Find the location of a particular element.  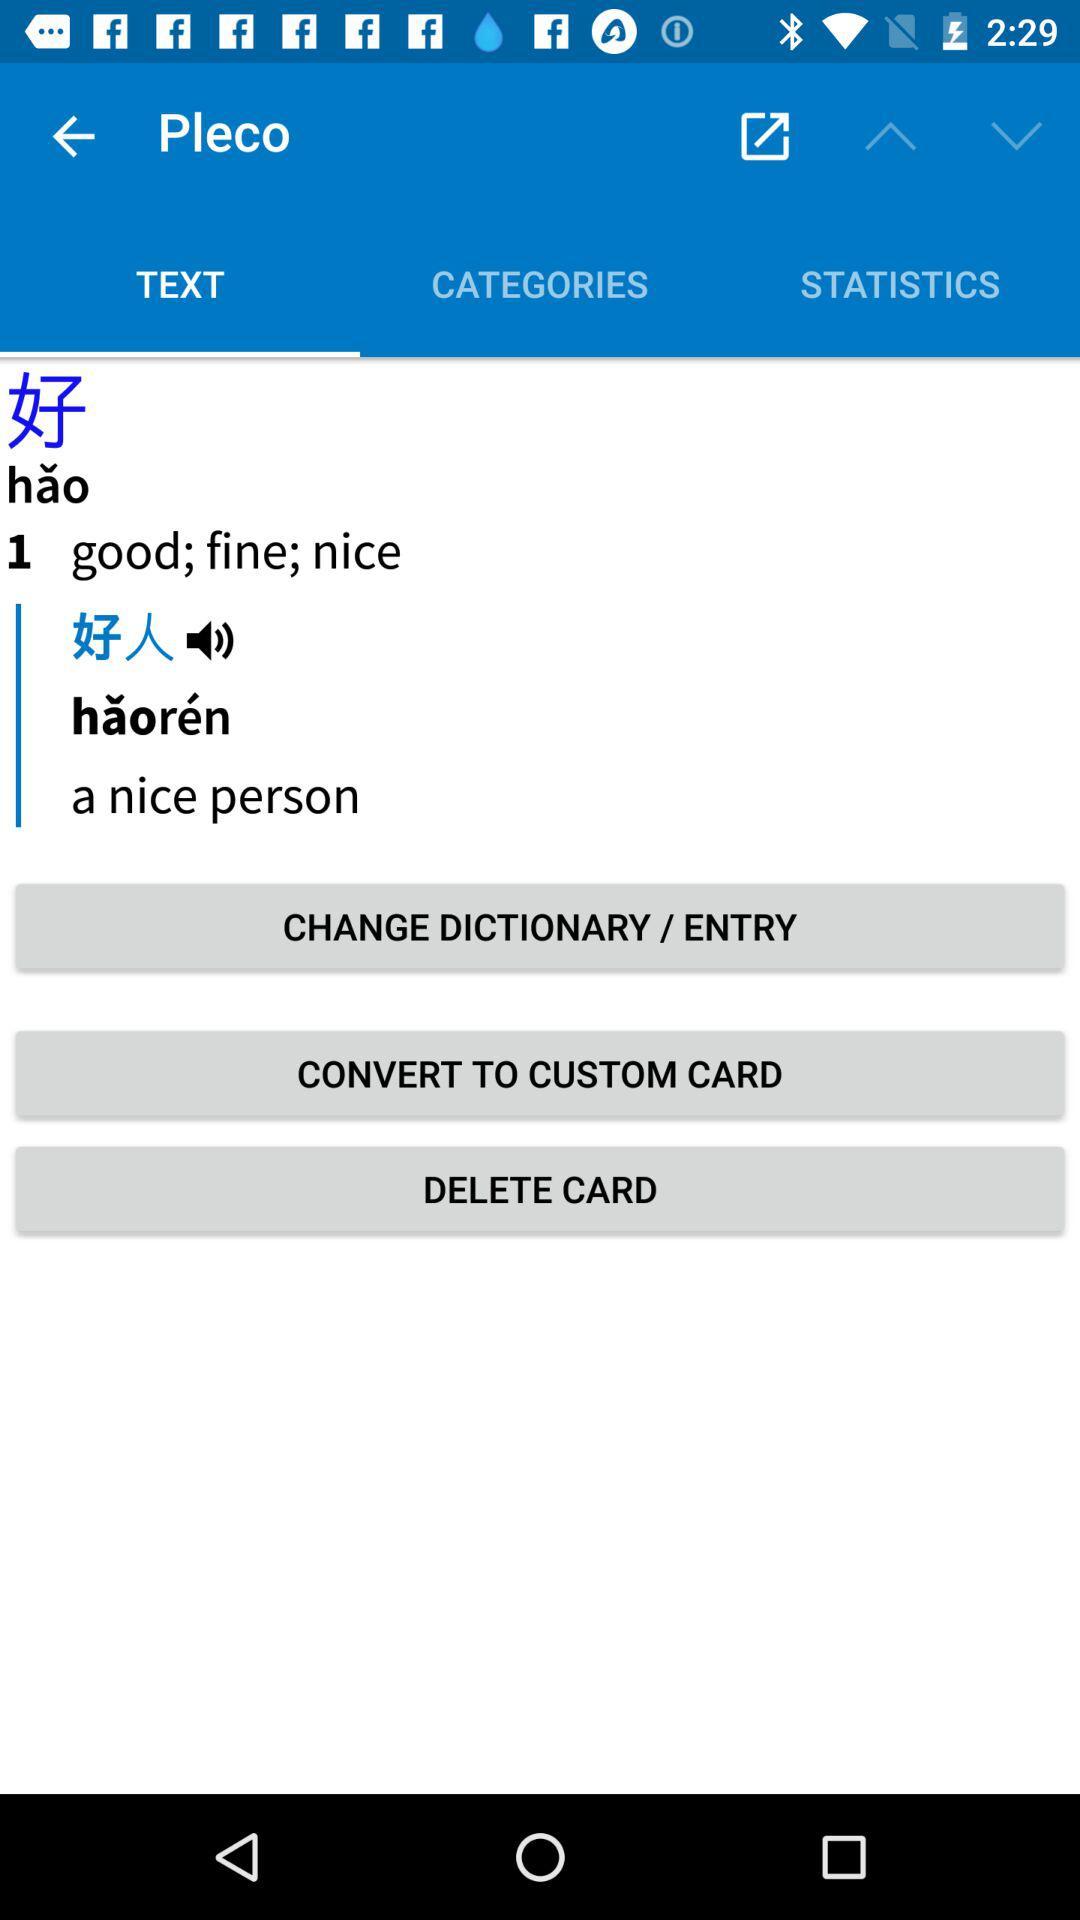

item next to pleco is located at coordinates (72, 135).